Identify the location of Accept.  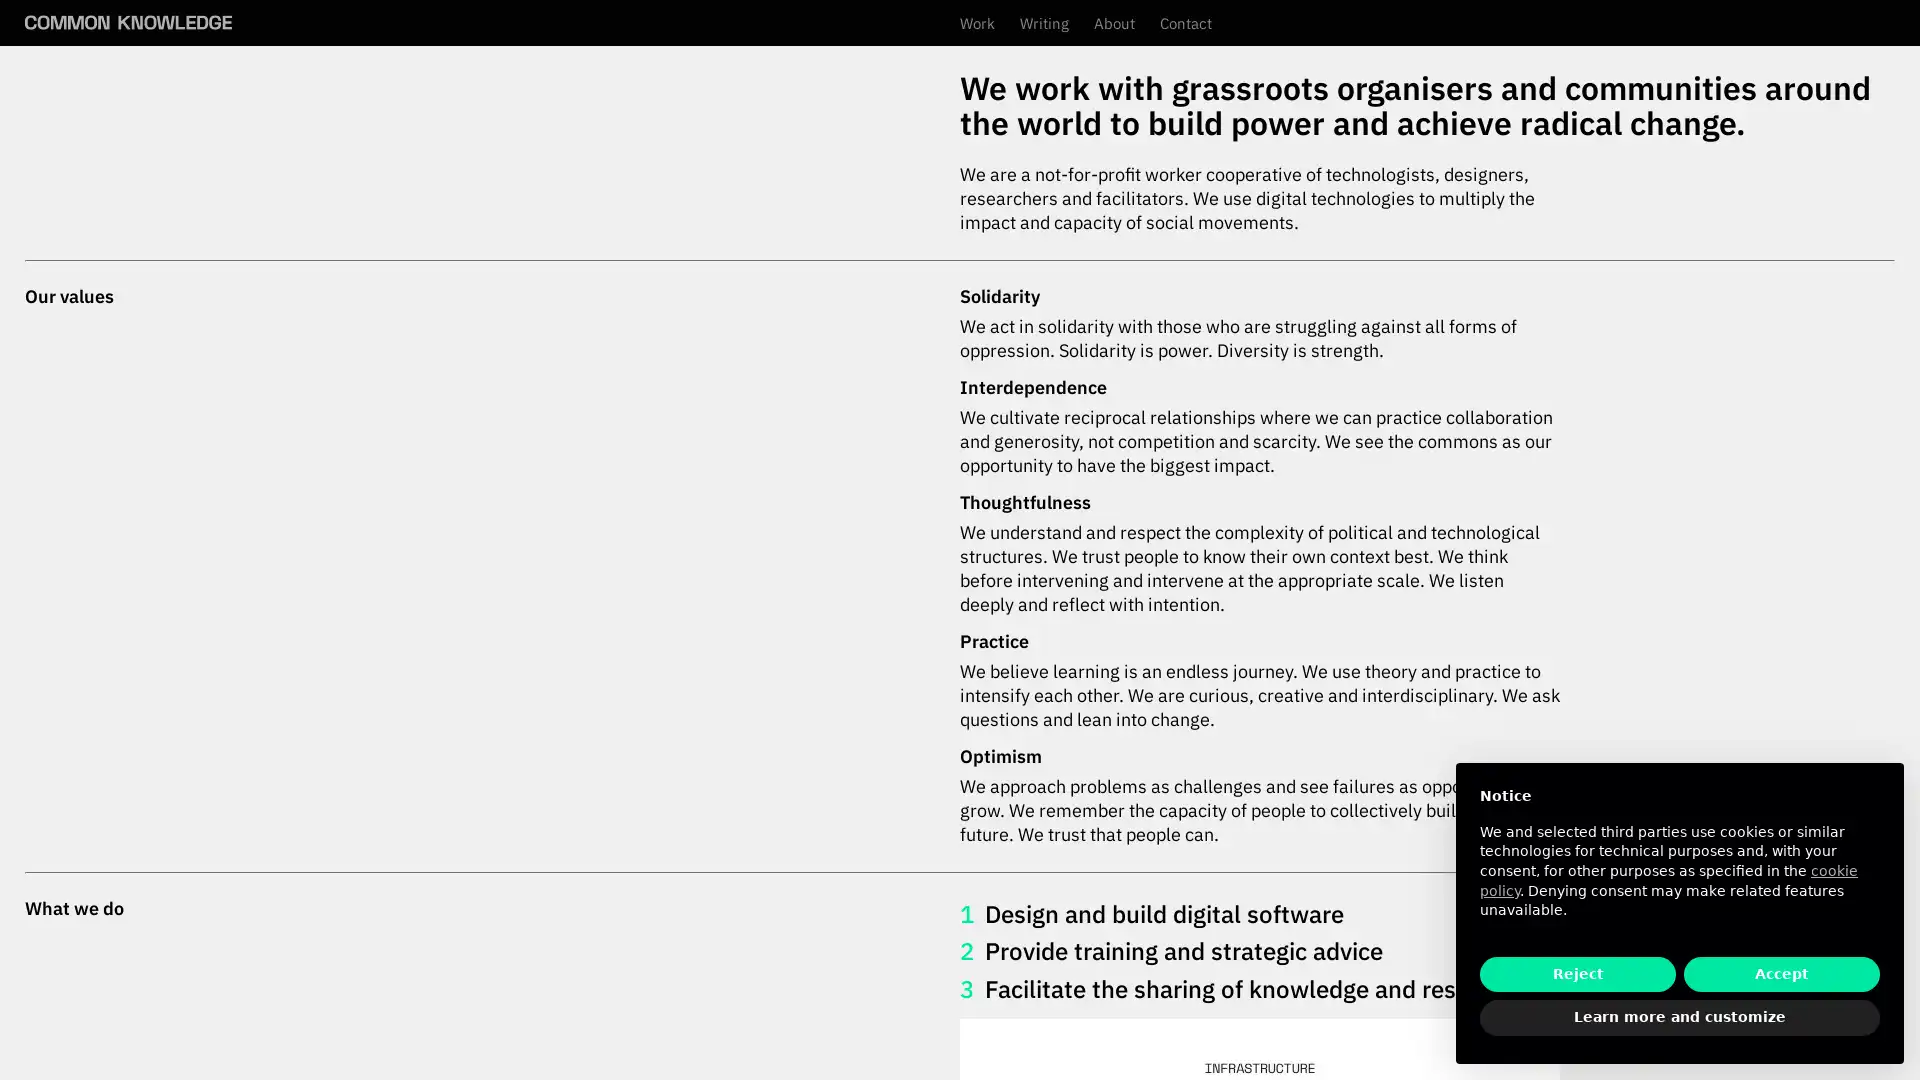
(1781, 973).